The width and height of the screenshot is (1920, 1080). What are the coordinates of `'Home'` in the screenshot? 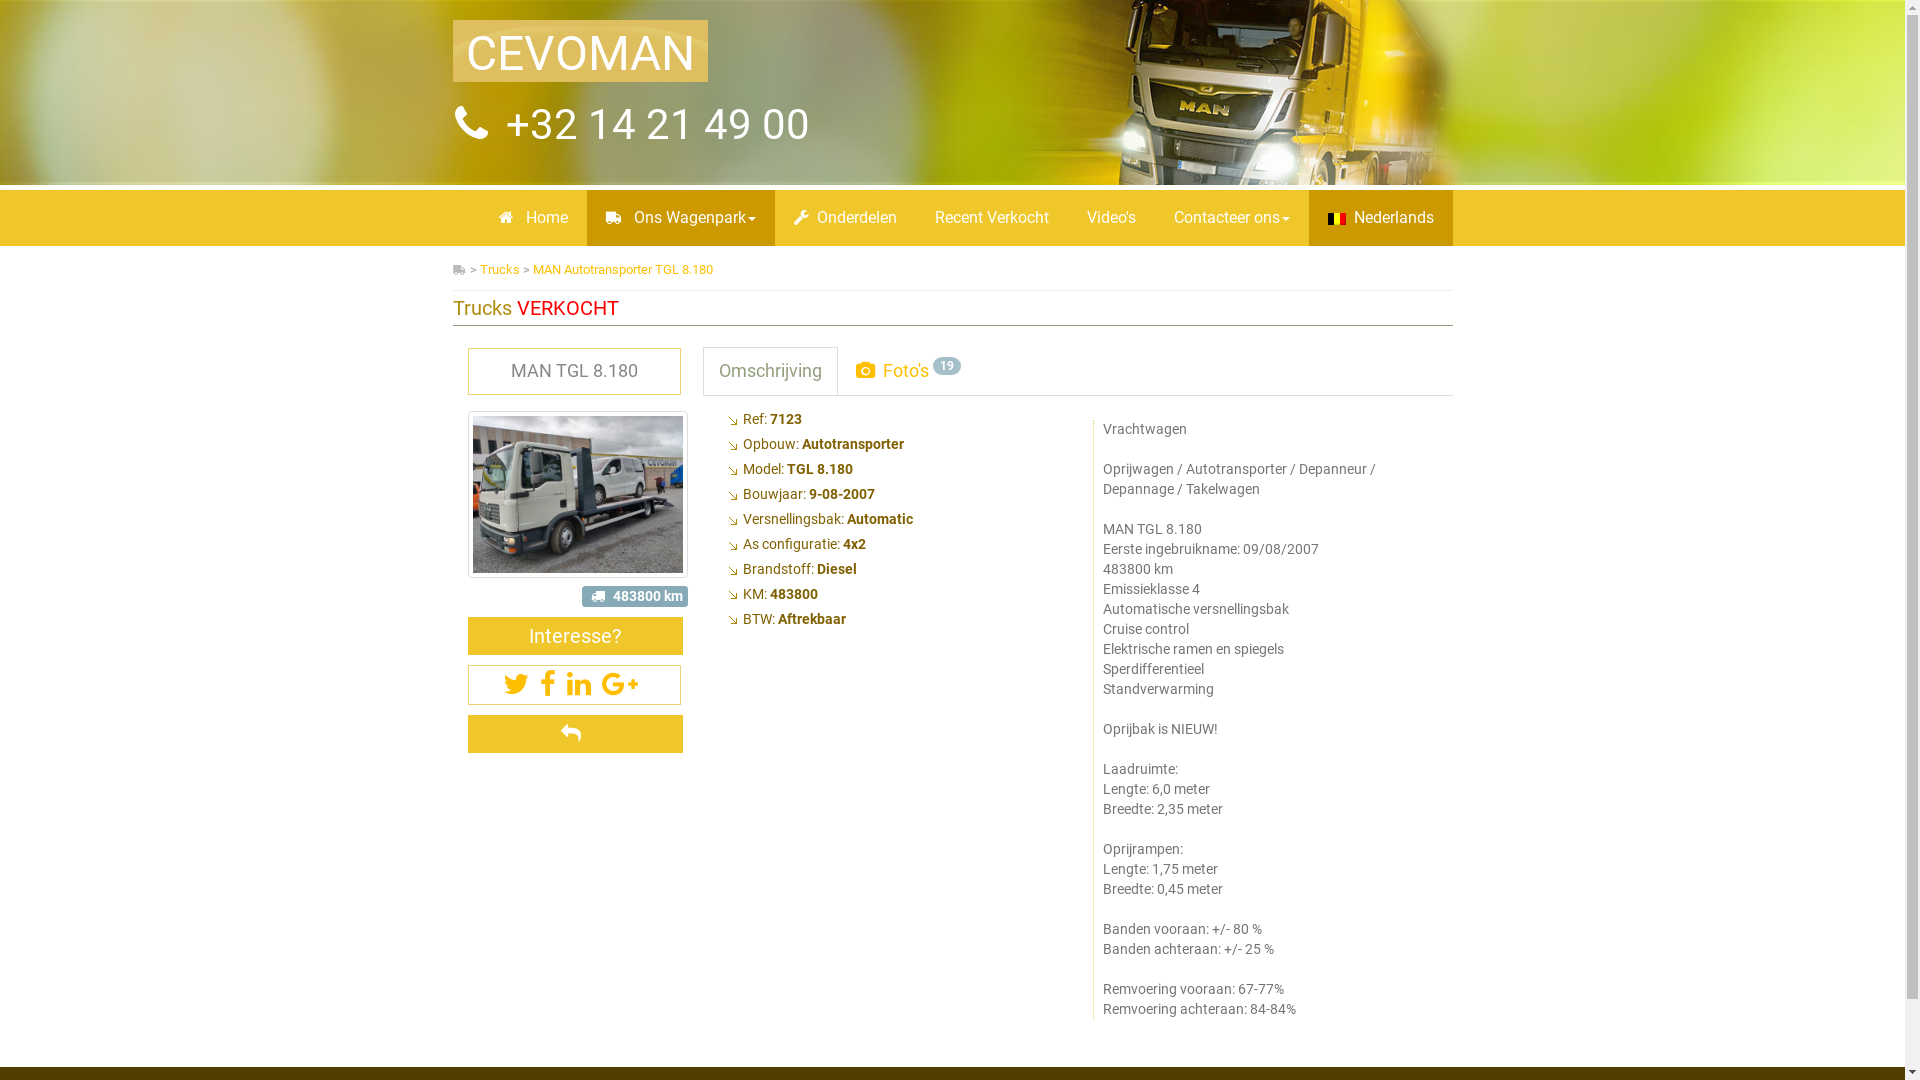 It's located at (533, 218).